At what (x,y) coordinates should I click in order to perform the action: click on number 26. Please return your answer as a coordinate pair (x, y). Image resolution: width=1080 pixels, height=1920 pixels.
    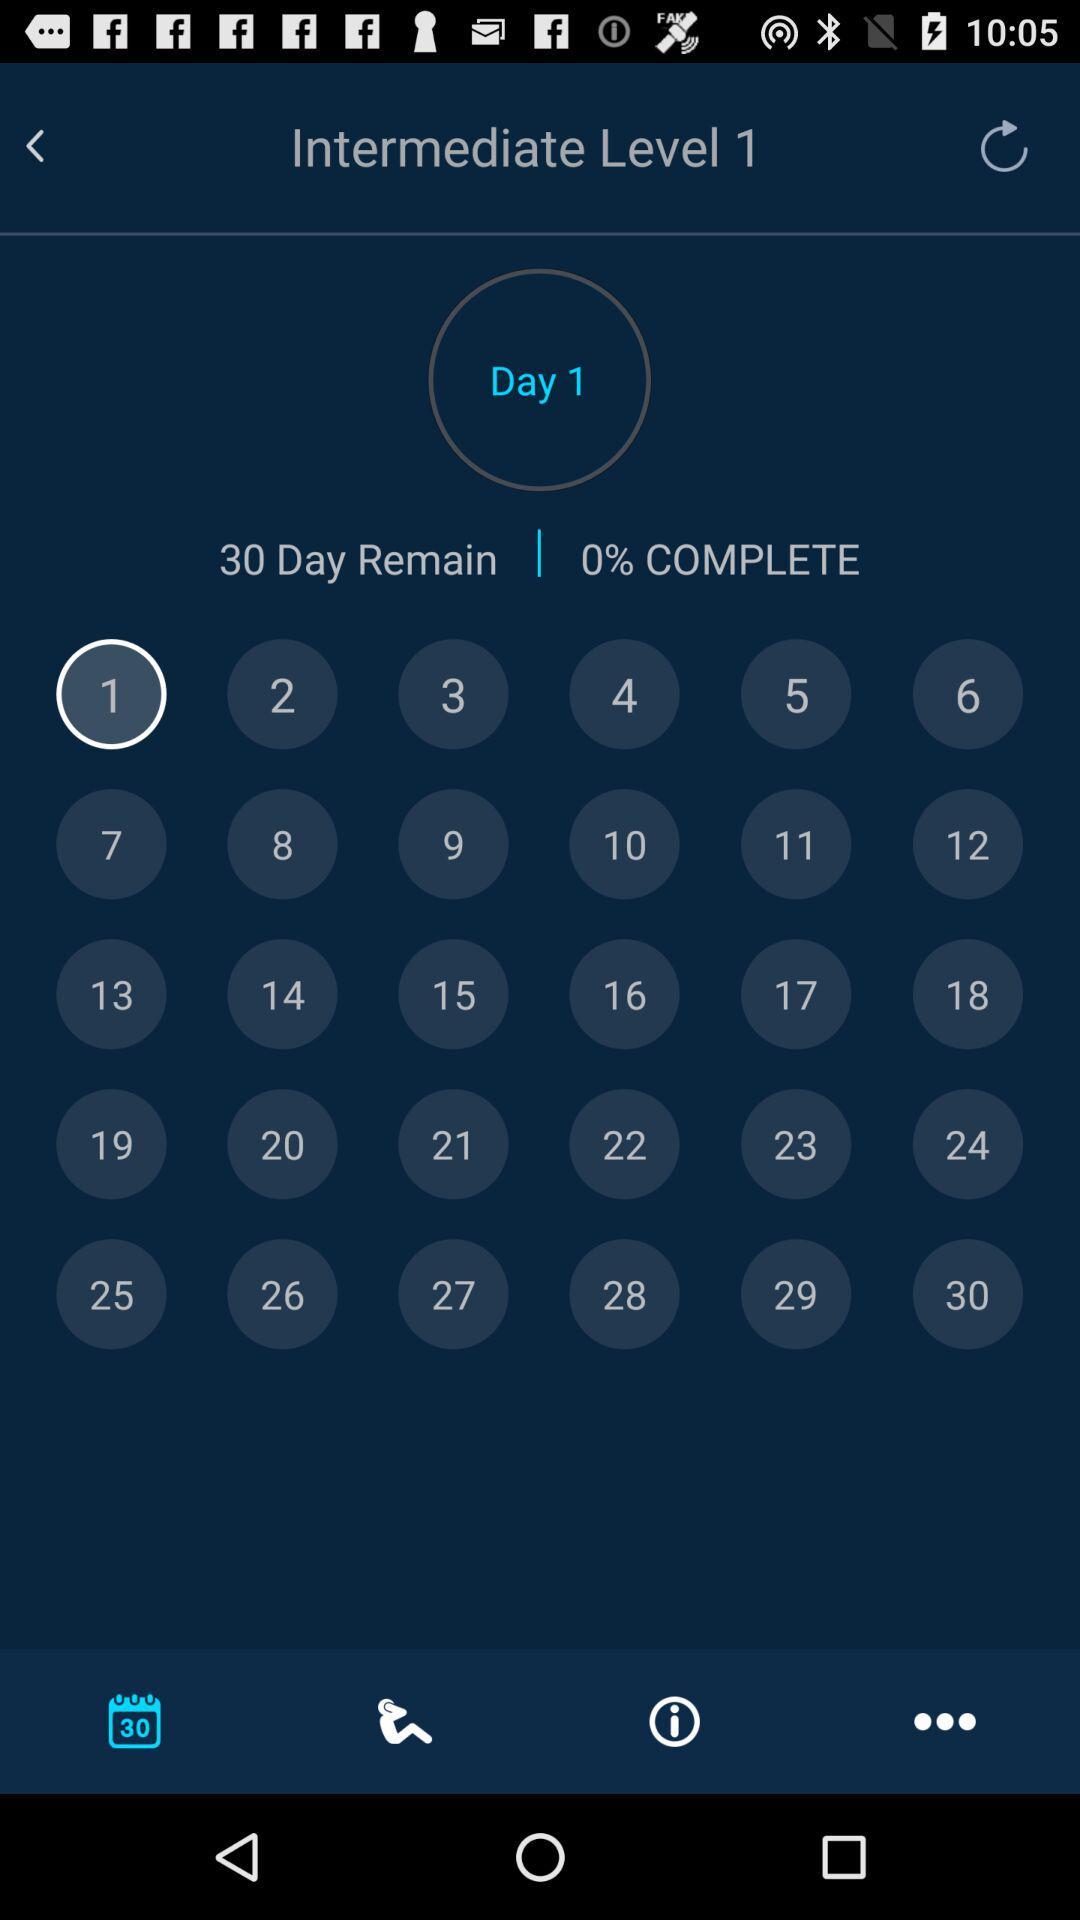
    Looking at the image, I should click on (282, 1294).